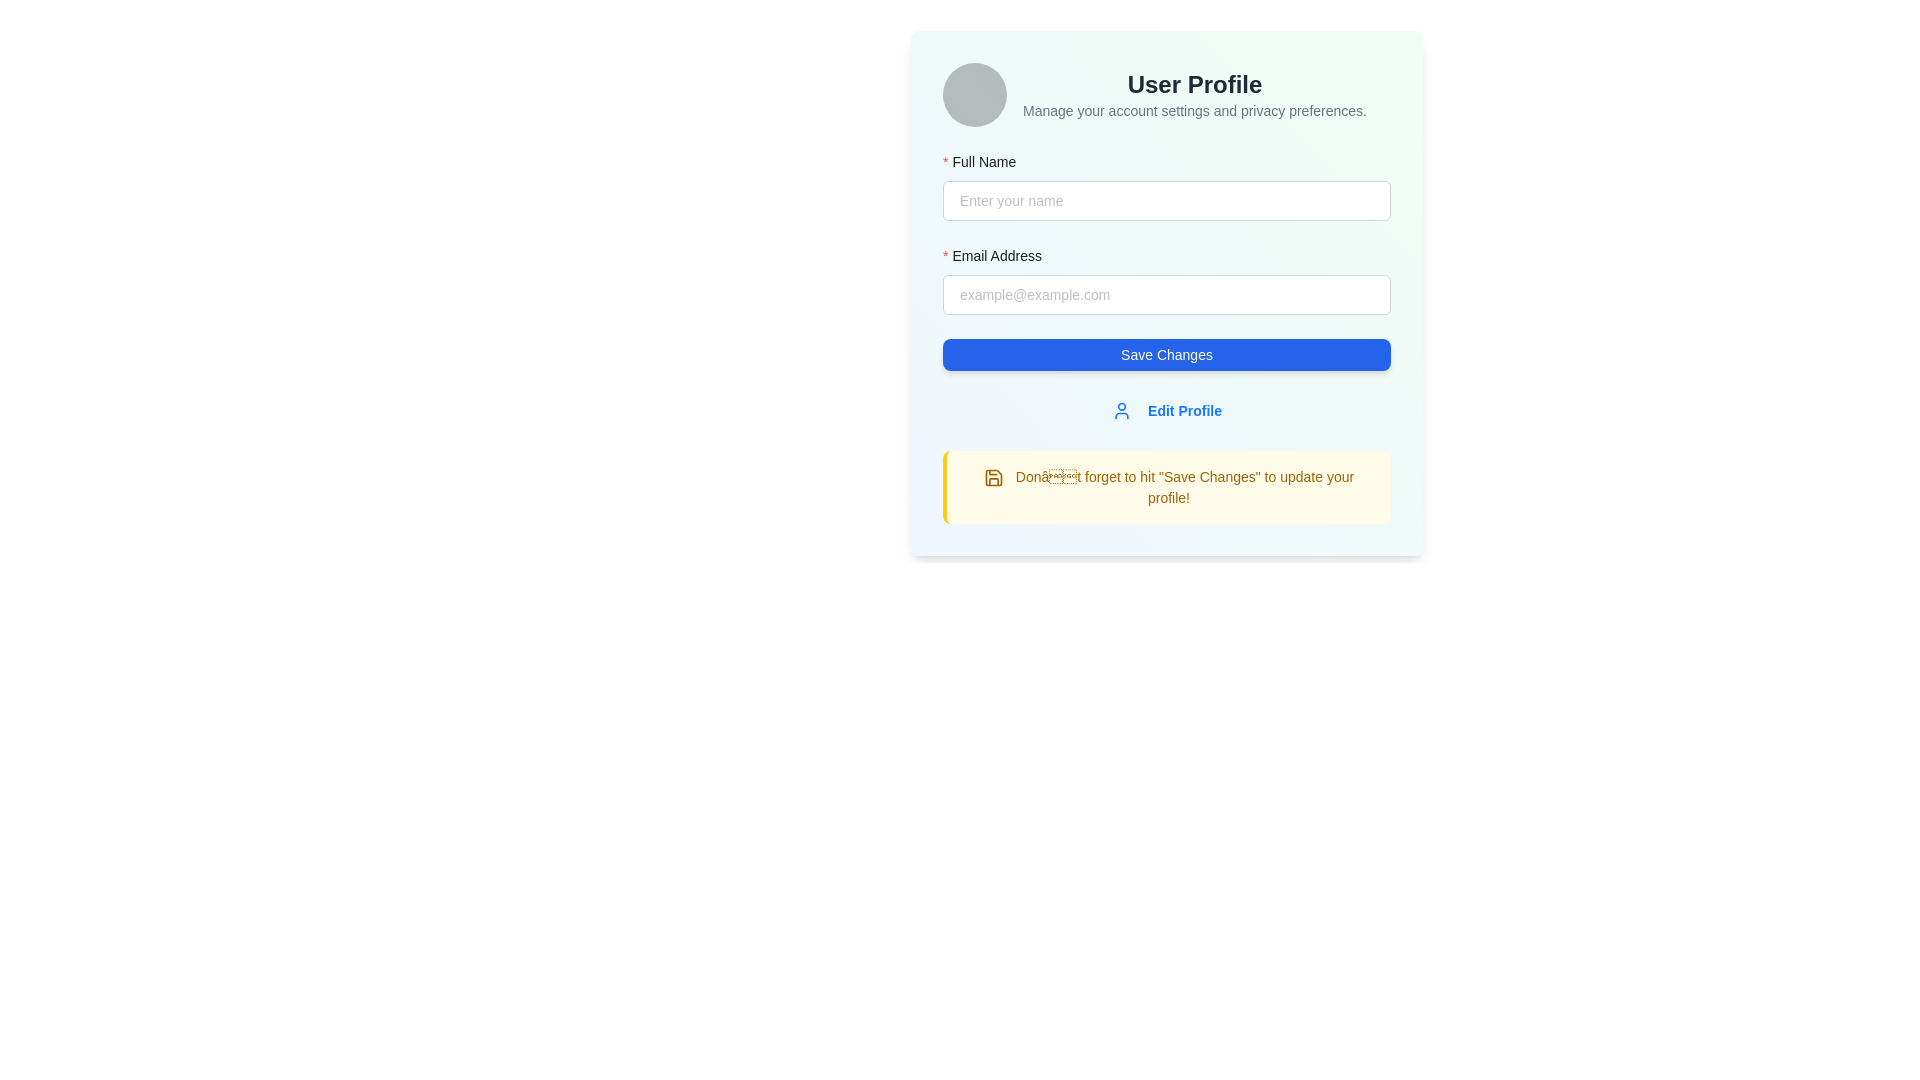 The width and height of the screenshot is (1920, 1080). What do you see at coordinates (1166, 294) in the screenshot?
I see `the email address input field located beneath the 'Email Address' label in the 'User Profile' section to enable text entry` at bounding box center [1166, 294].